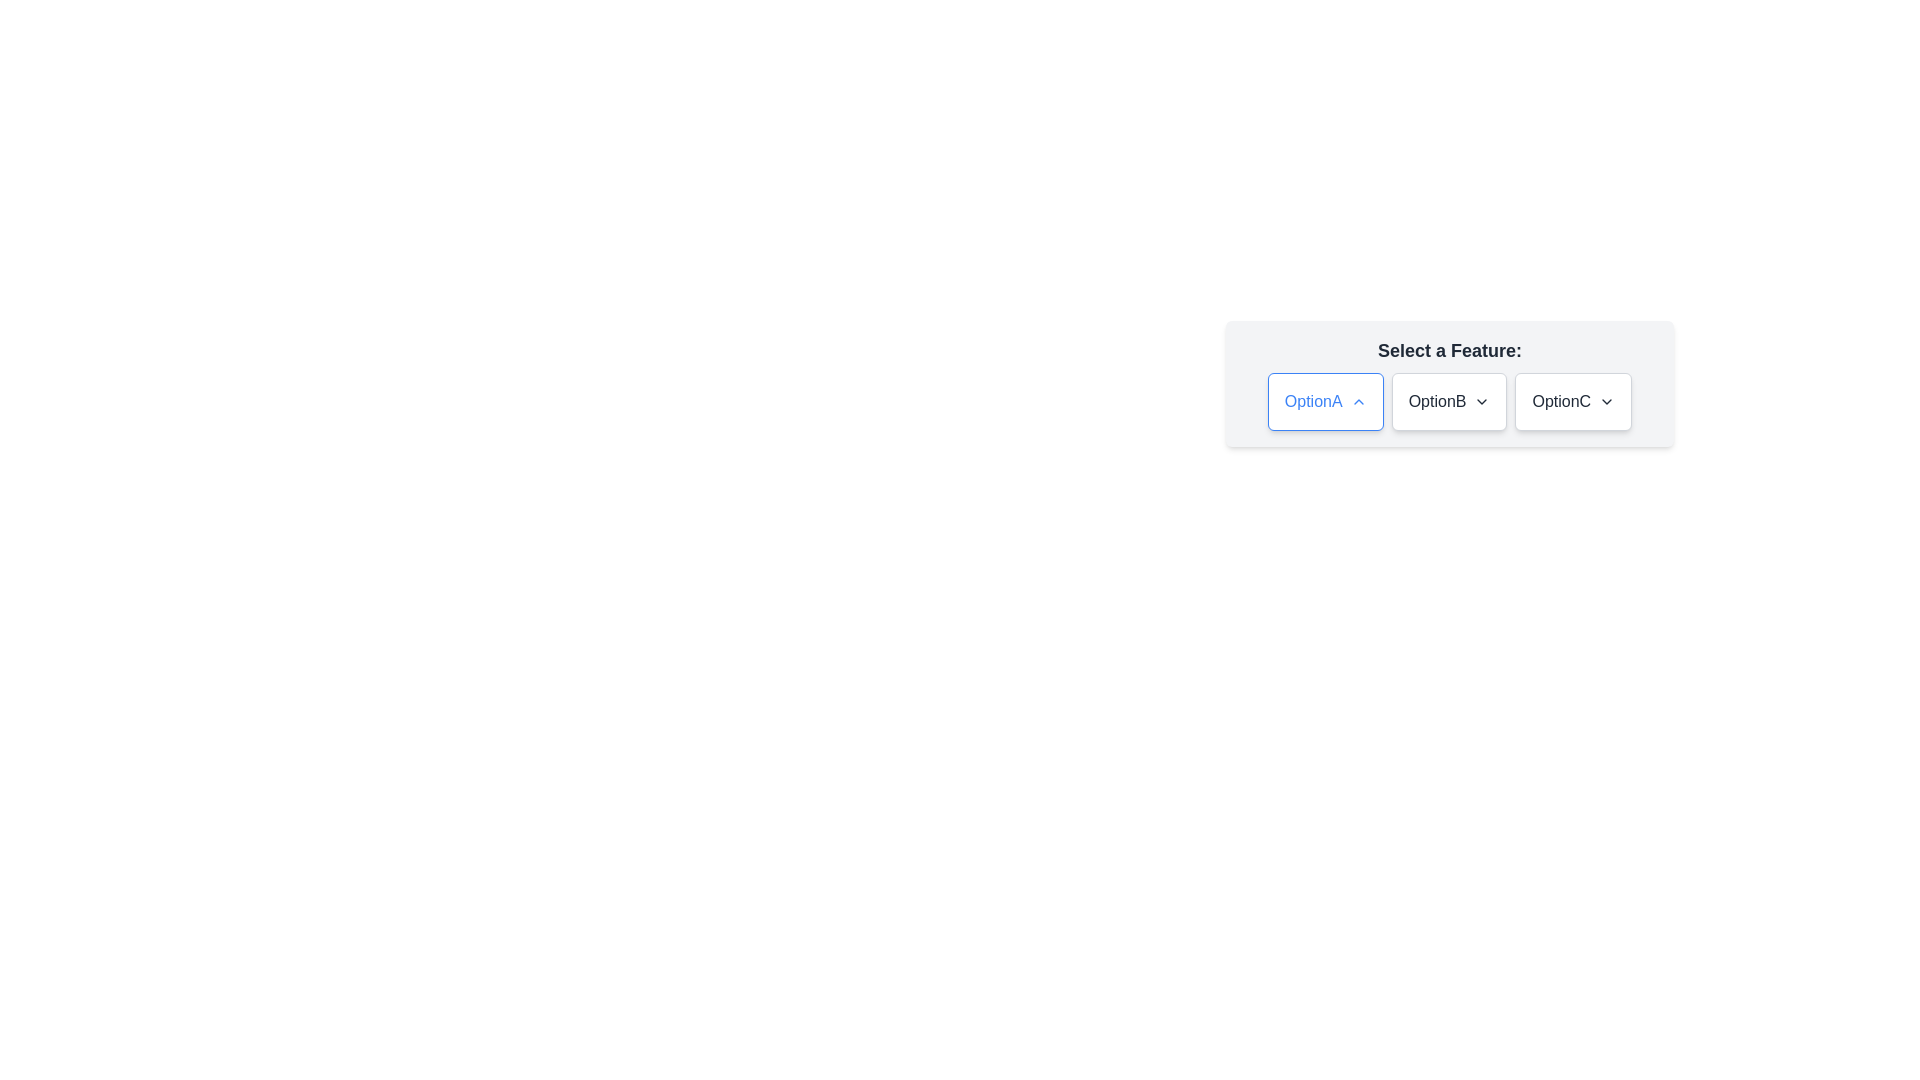 The height and width of the screenshot is (1080, 1920). Describe the element at coordinates (1607, 401) in the screenshot. I see `the small downward-facing arrow icon located at the right end of the 'OptionC' button` at that location.